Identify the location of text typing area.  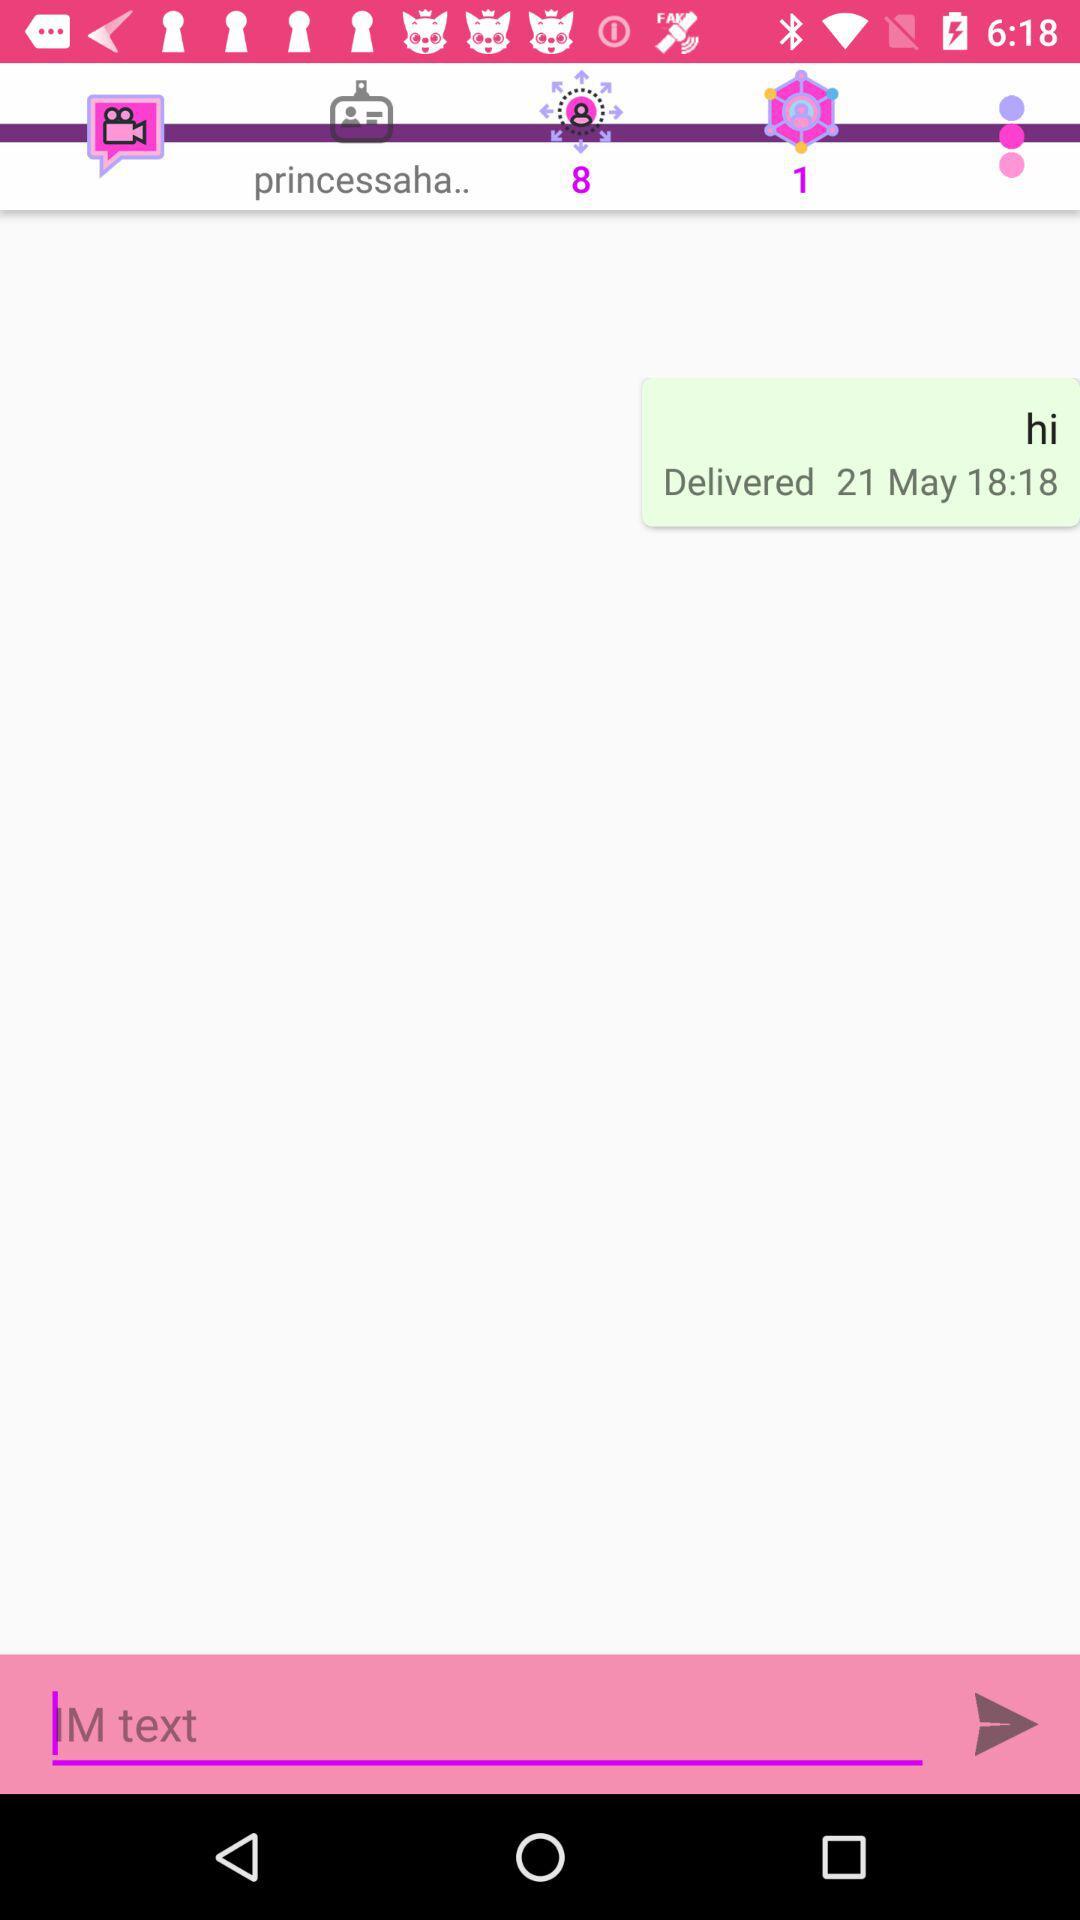
(487, 1723).